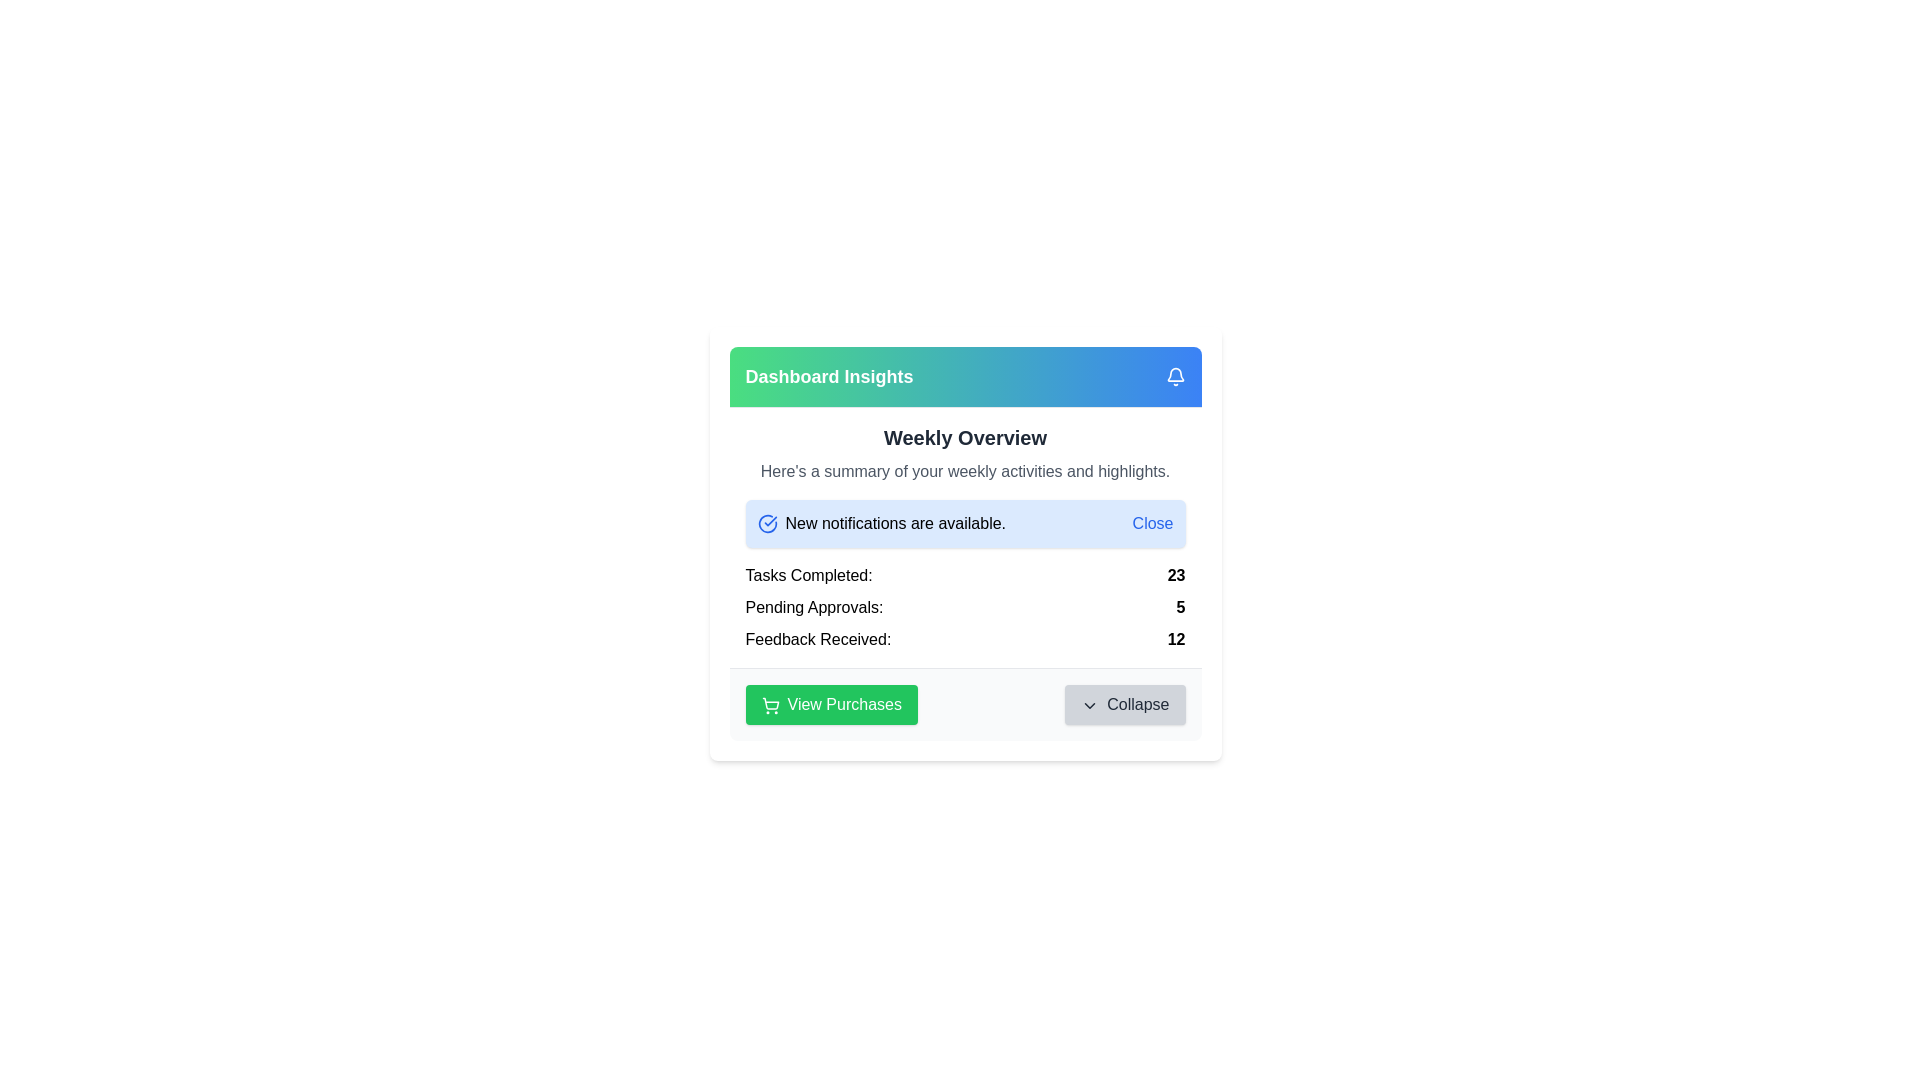  I want to click on the text block that serves as a subtitle for the weekly activities, located below the 'Weekly Overview' headline, so click(965, 471).